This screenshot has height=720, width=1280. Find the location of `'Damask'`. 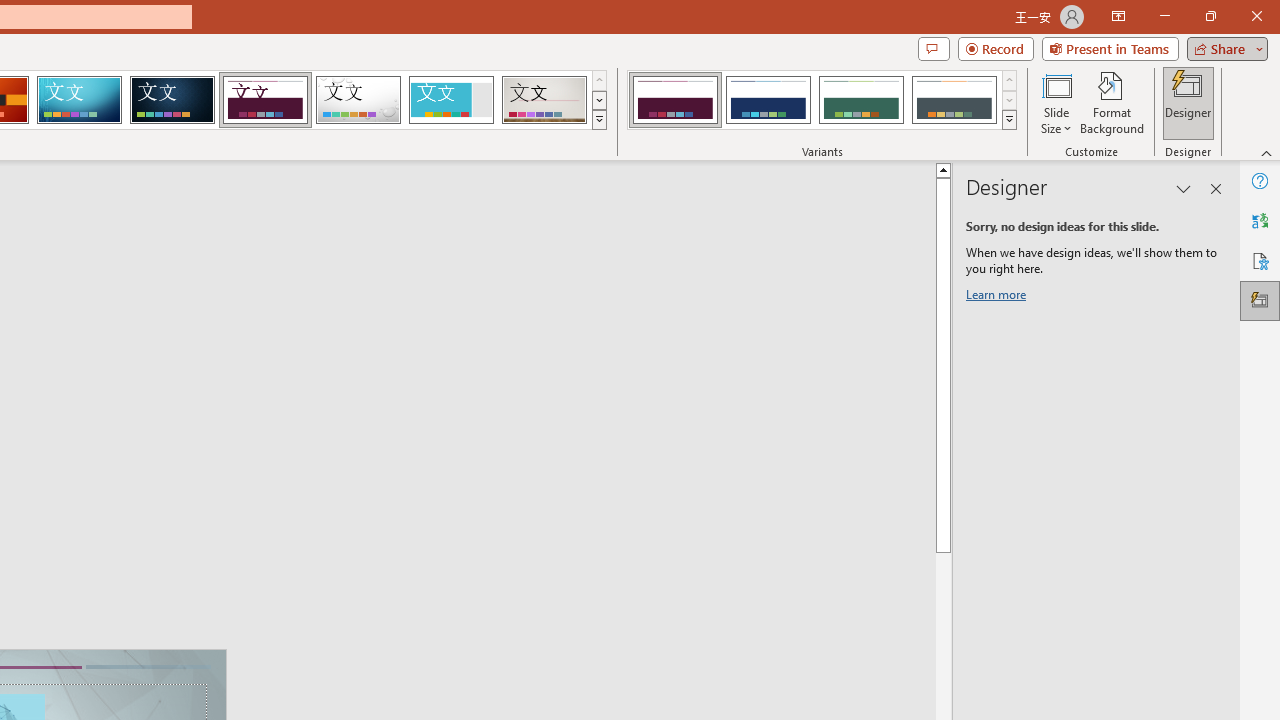

'Damask' is located at coordinates (172, 100).